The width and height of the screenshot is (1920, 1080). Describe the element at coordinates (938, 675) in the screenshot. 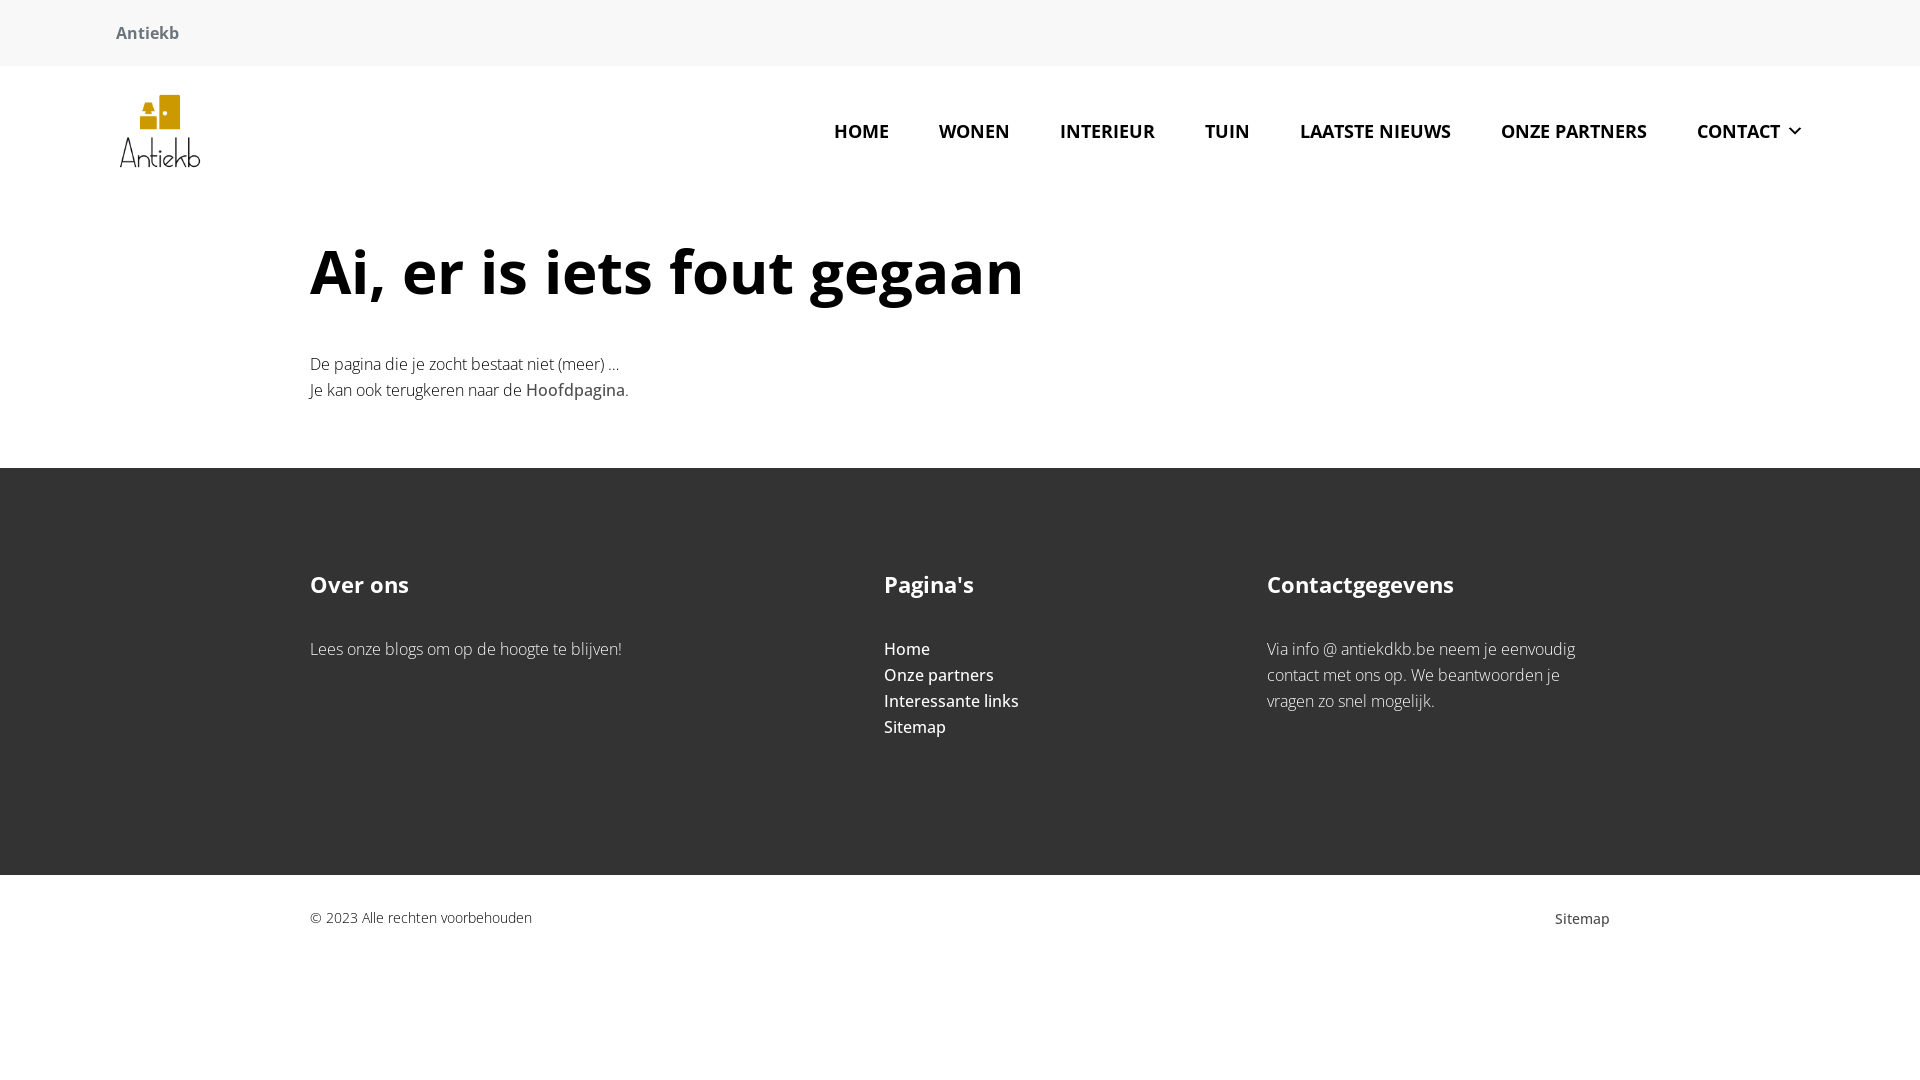

I see `'Onze partners'` at that location.